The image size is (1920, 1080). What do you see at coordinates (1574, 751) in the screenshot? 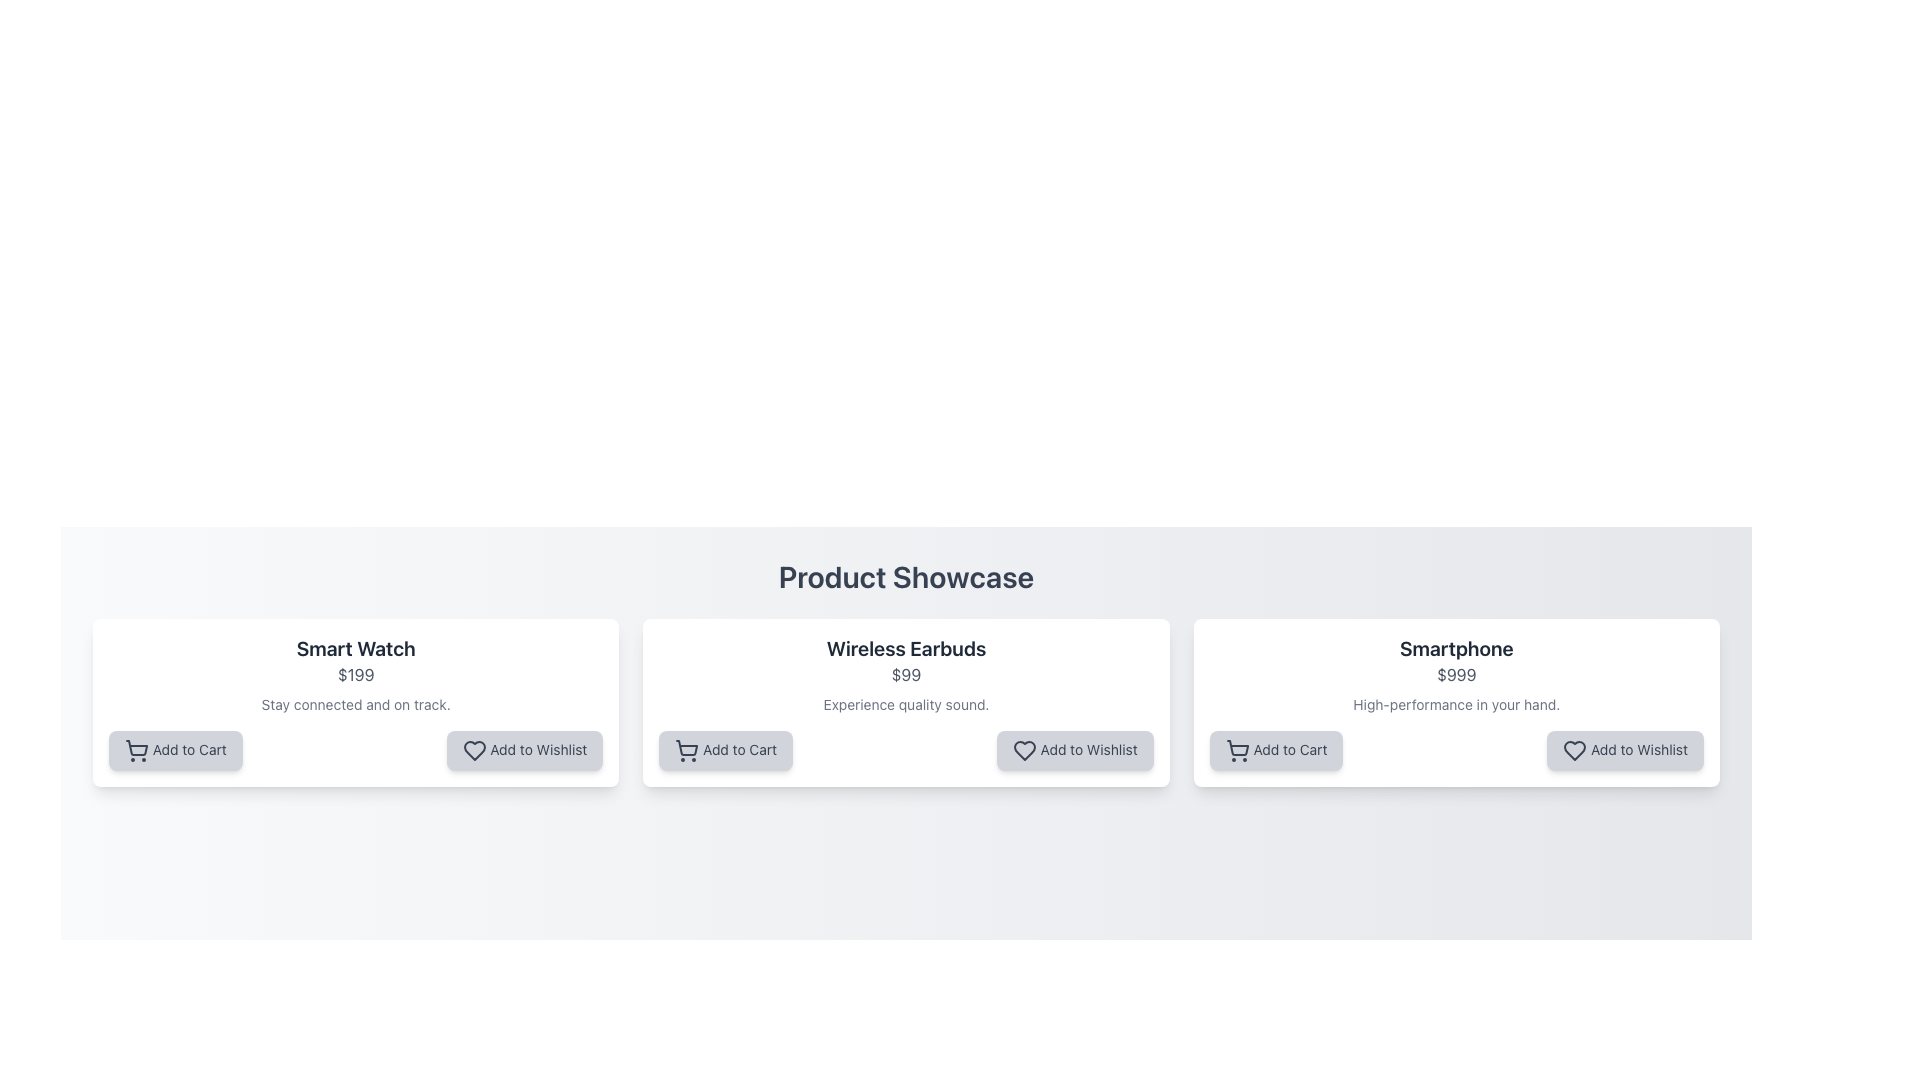
I see `the heart-shaped icon within the 'Add to Wishlist' button located at the bottom right corner of the Smartphone product card` at bounding box center [1574, 751].